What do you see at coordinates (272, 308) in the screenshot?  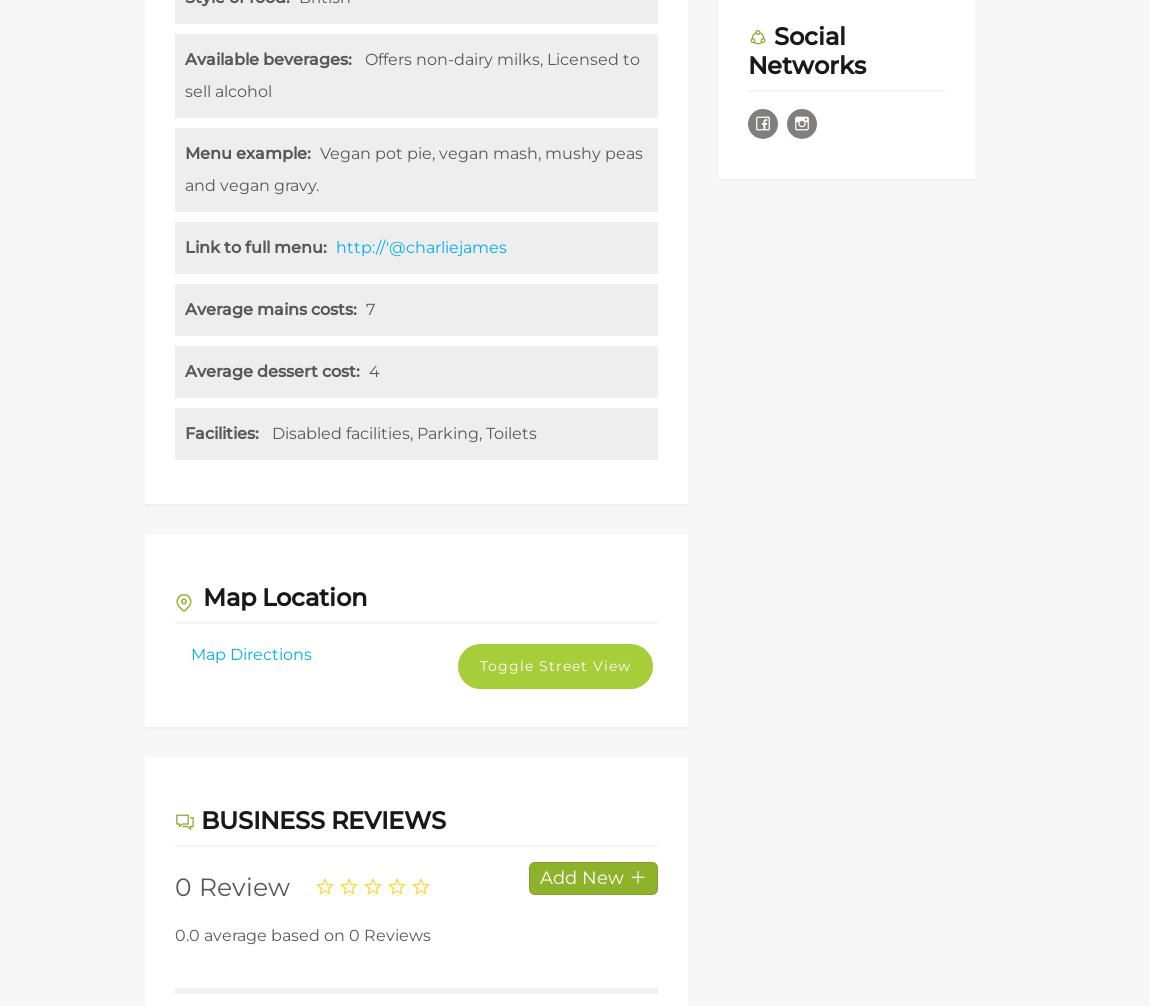 I see `'Average mains costs:'` at bounding box center [272, 308].